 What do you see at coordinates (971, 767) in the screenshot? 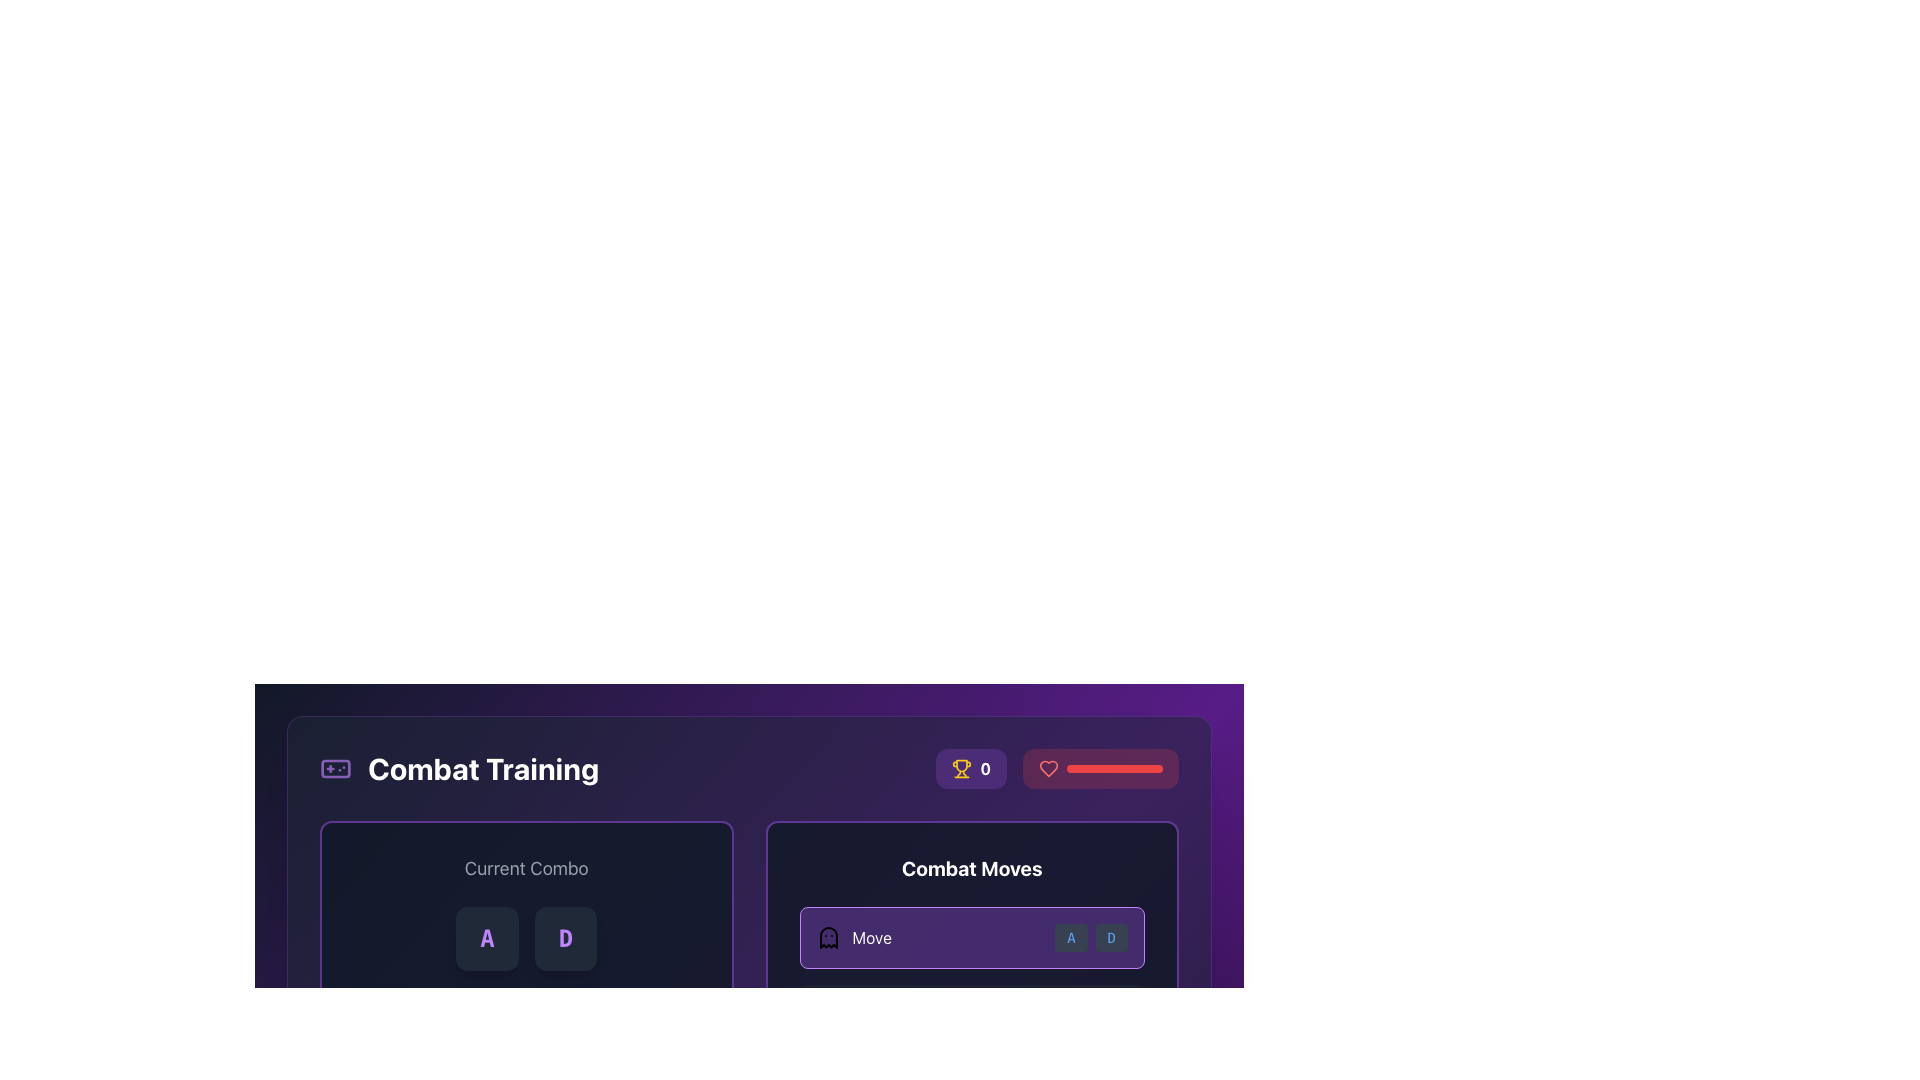
I see `the Display badge button, which has a light purple background, rounded corners, a yellow trophy icon on the left, and a bold white number '0' on the right` at bounding box center [971, 767].